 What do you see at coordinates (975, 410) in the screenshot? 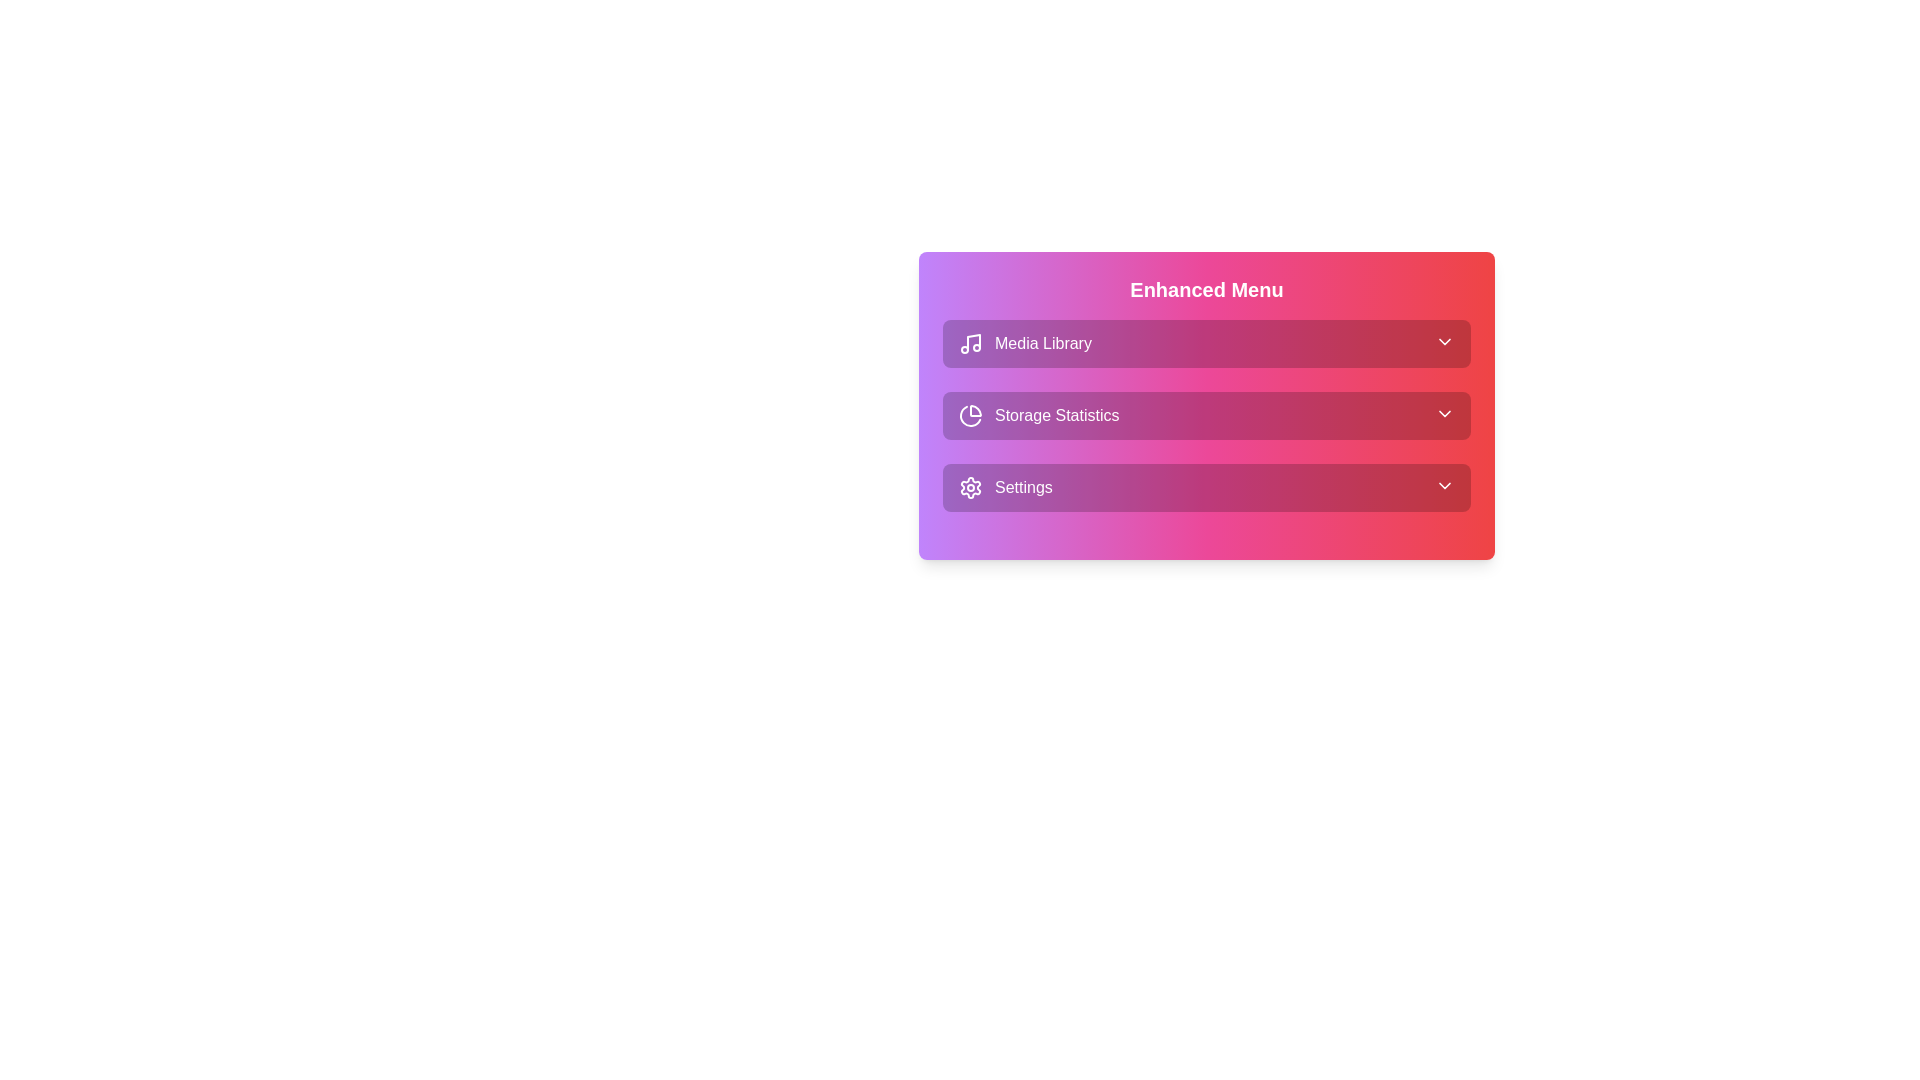
I see `the black circular sector of the pie chart icon representing the 'Storage Statistics' section in the Enhanced Menu` at bounding box center [975, 410].